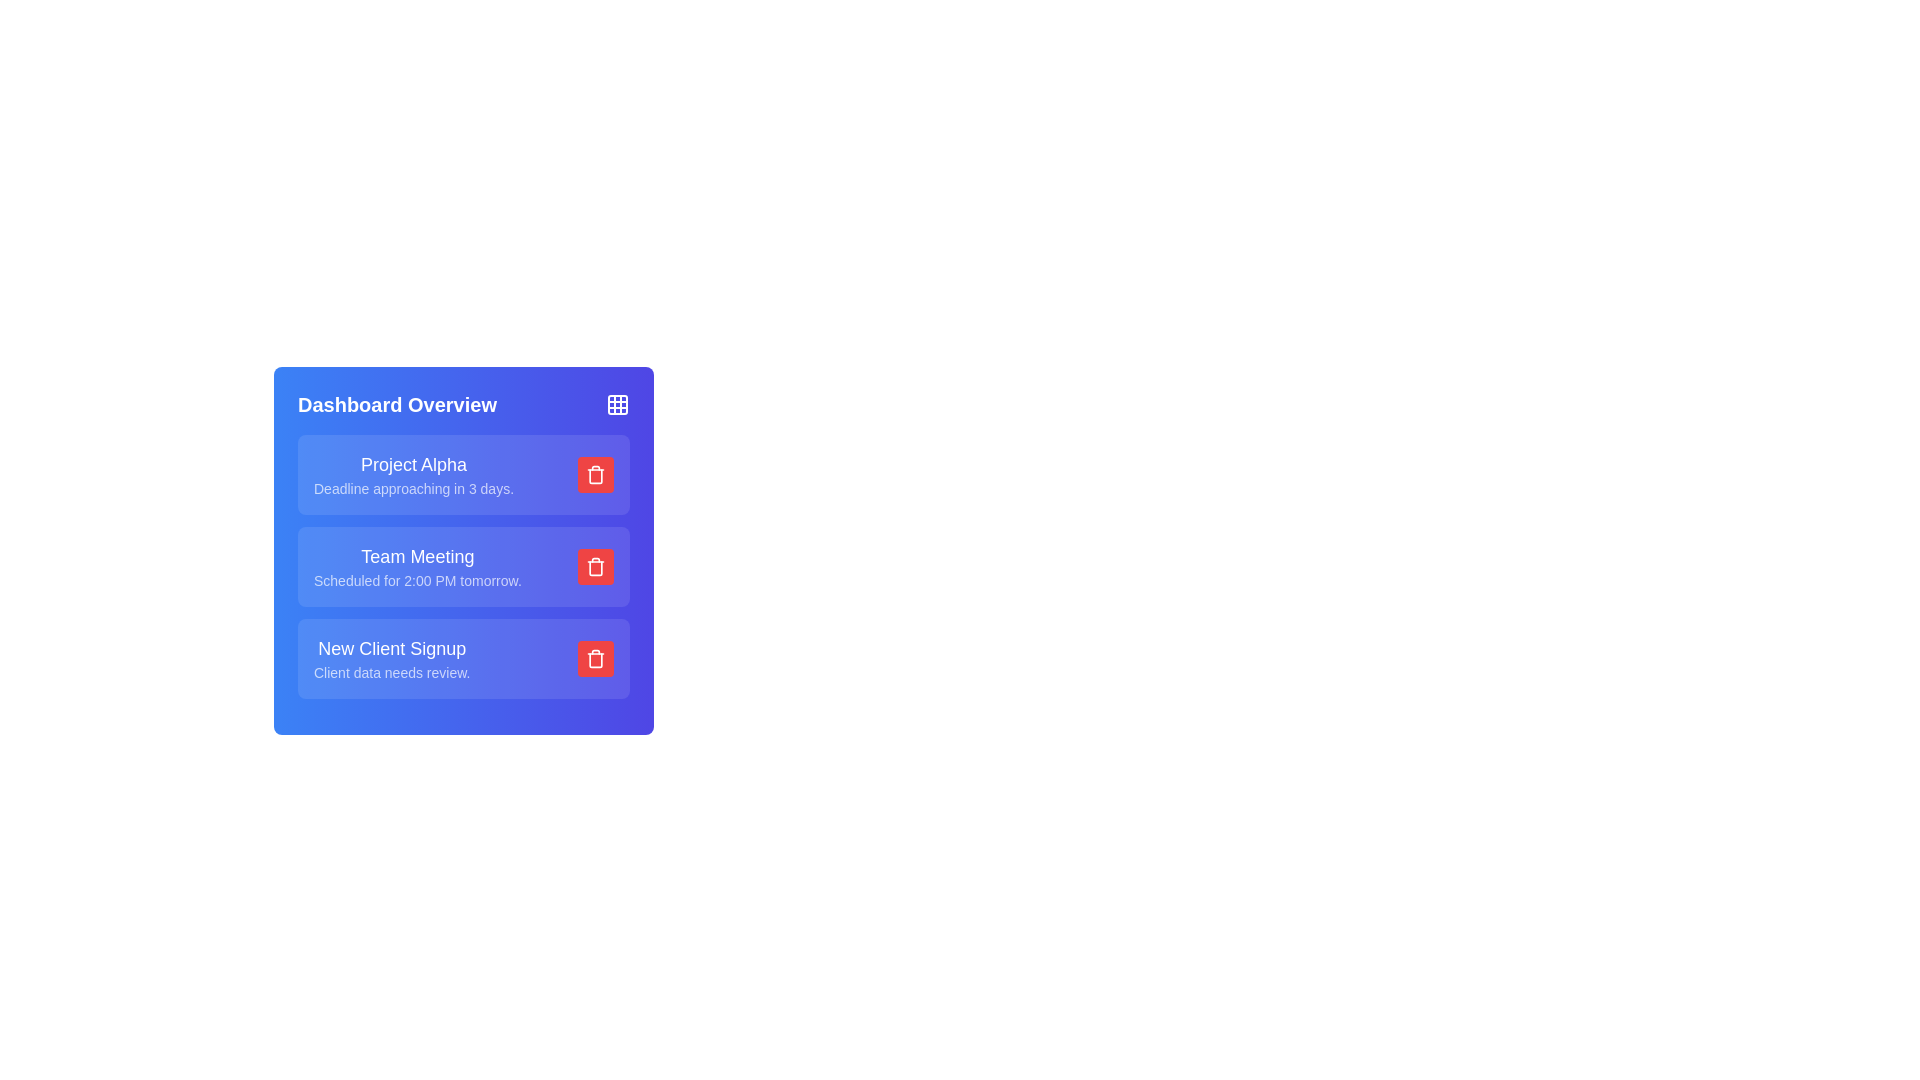 The width and height of the screenshot is (1920, 1080). I want to click on the text label displaying 'Deadline approaching in 3 days.' which is located below the 'Project Alpha' text in the dashboard's content section, so click(412, 489).